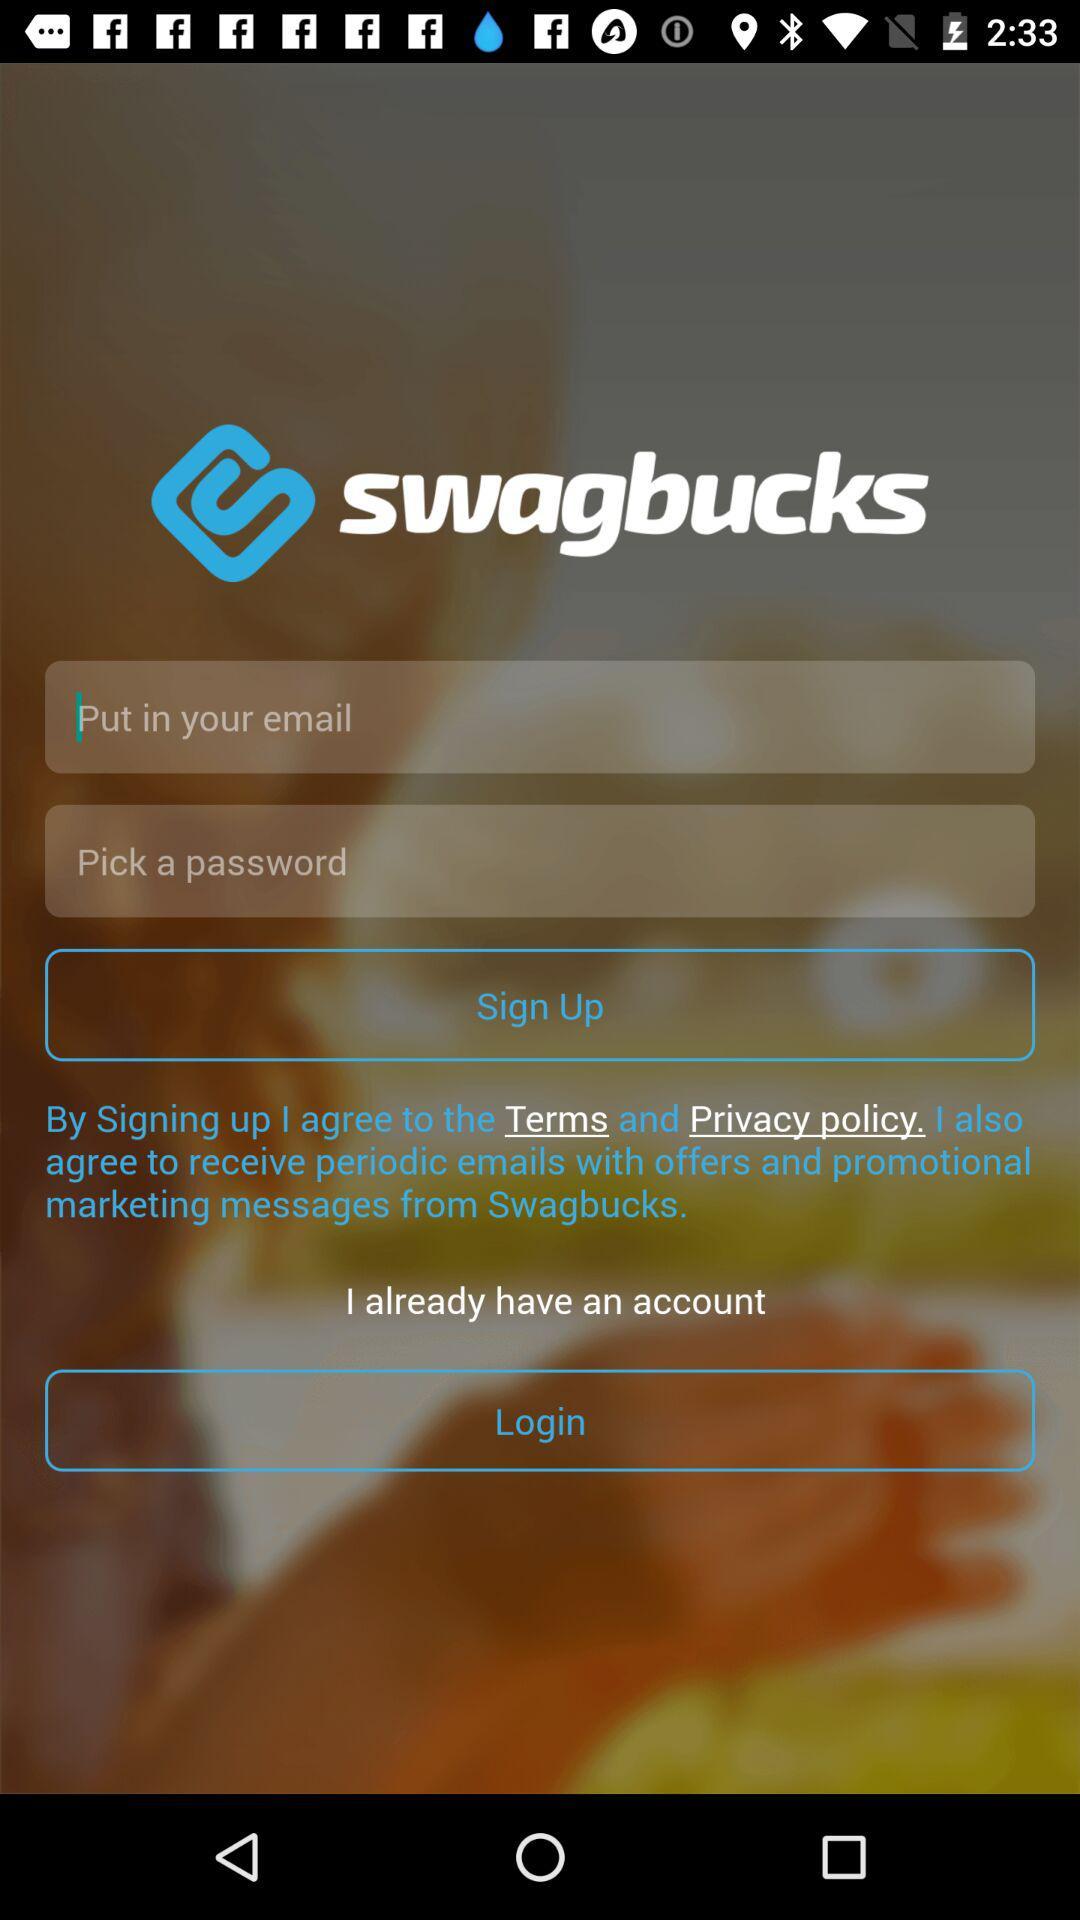 The image size is (1080, 1920). Describe the element at coordinates (540, 1160) in the screenshot. I see `the by signing up item` at that location.